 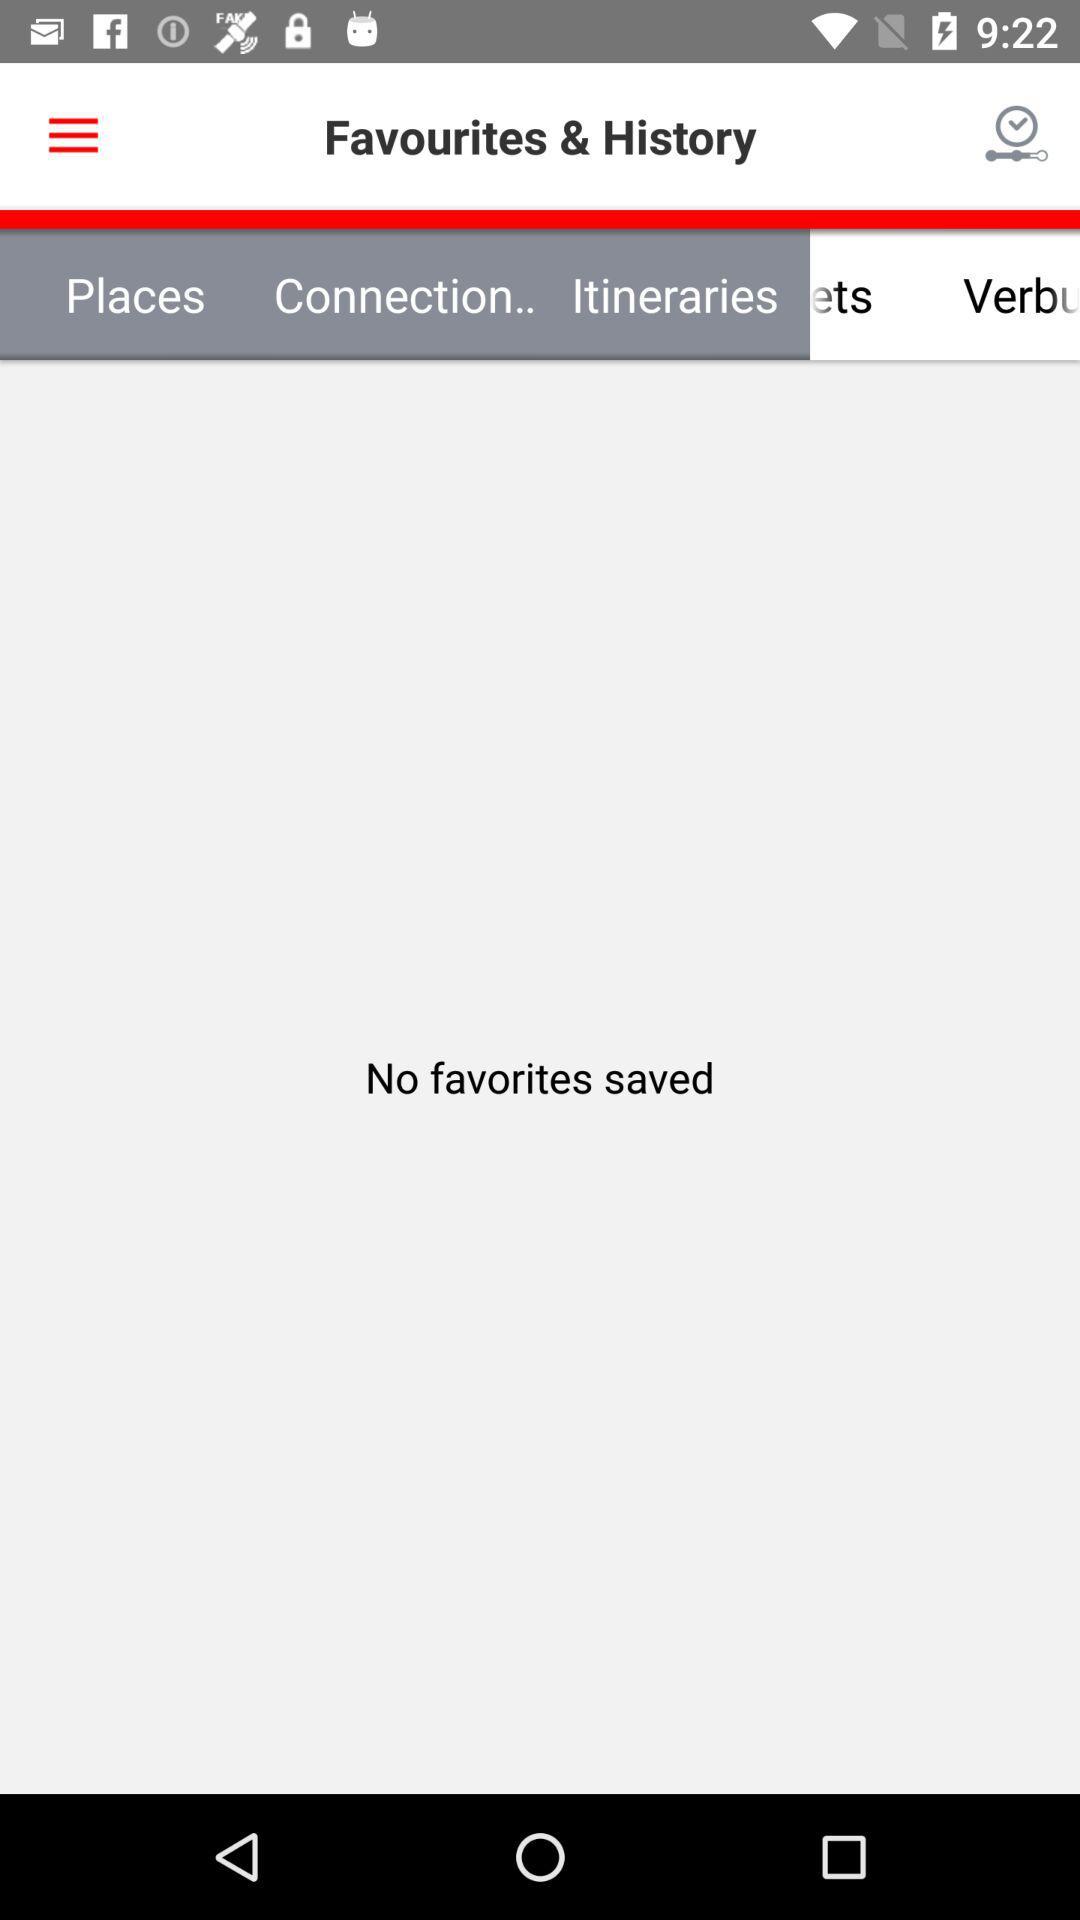 I want to click on the item next to connection requests icon, so click(x=810, y=293).